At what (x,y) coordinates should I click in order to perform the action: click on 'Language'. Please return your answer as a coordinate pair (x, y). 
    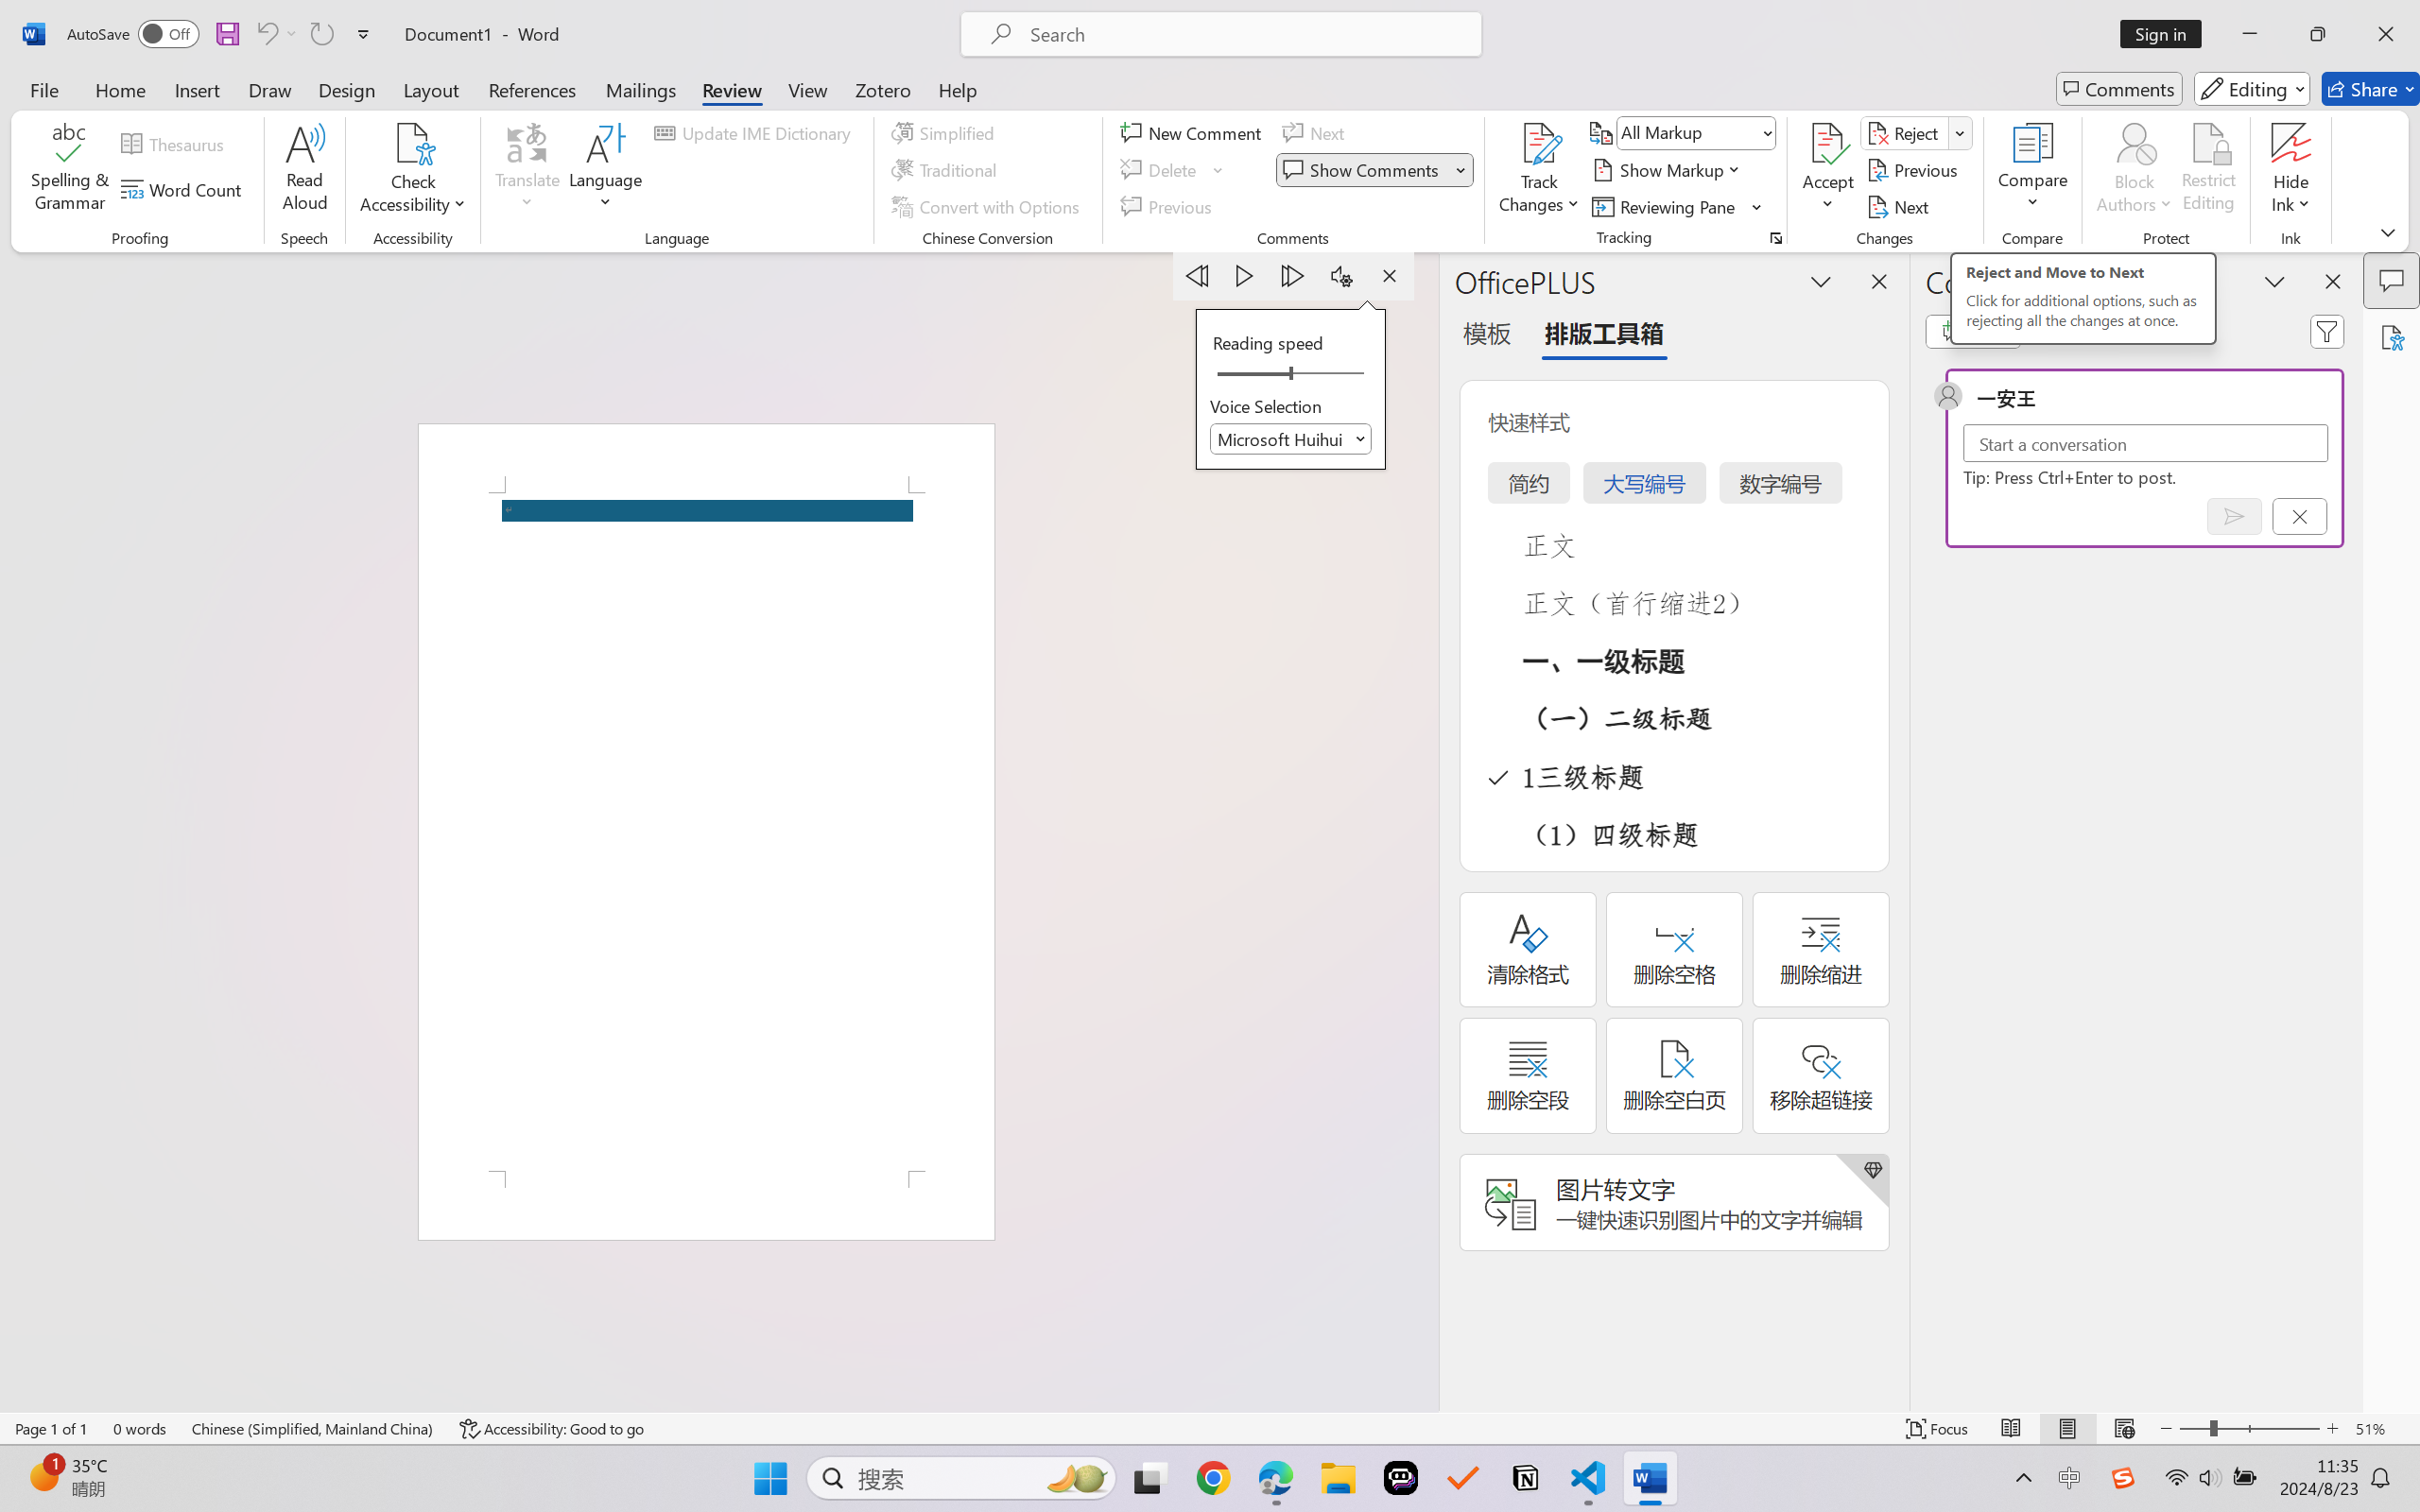
    Looking at the image, I should click on (605, 170).